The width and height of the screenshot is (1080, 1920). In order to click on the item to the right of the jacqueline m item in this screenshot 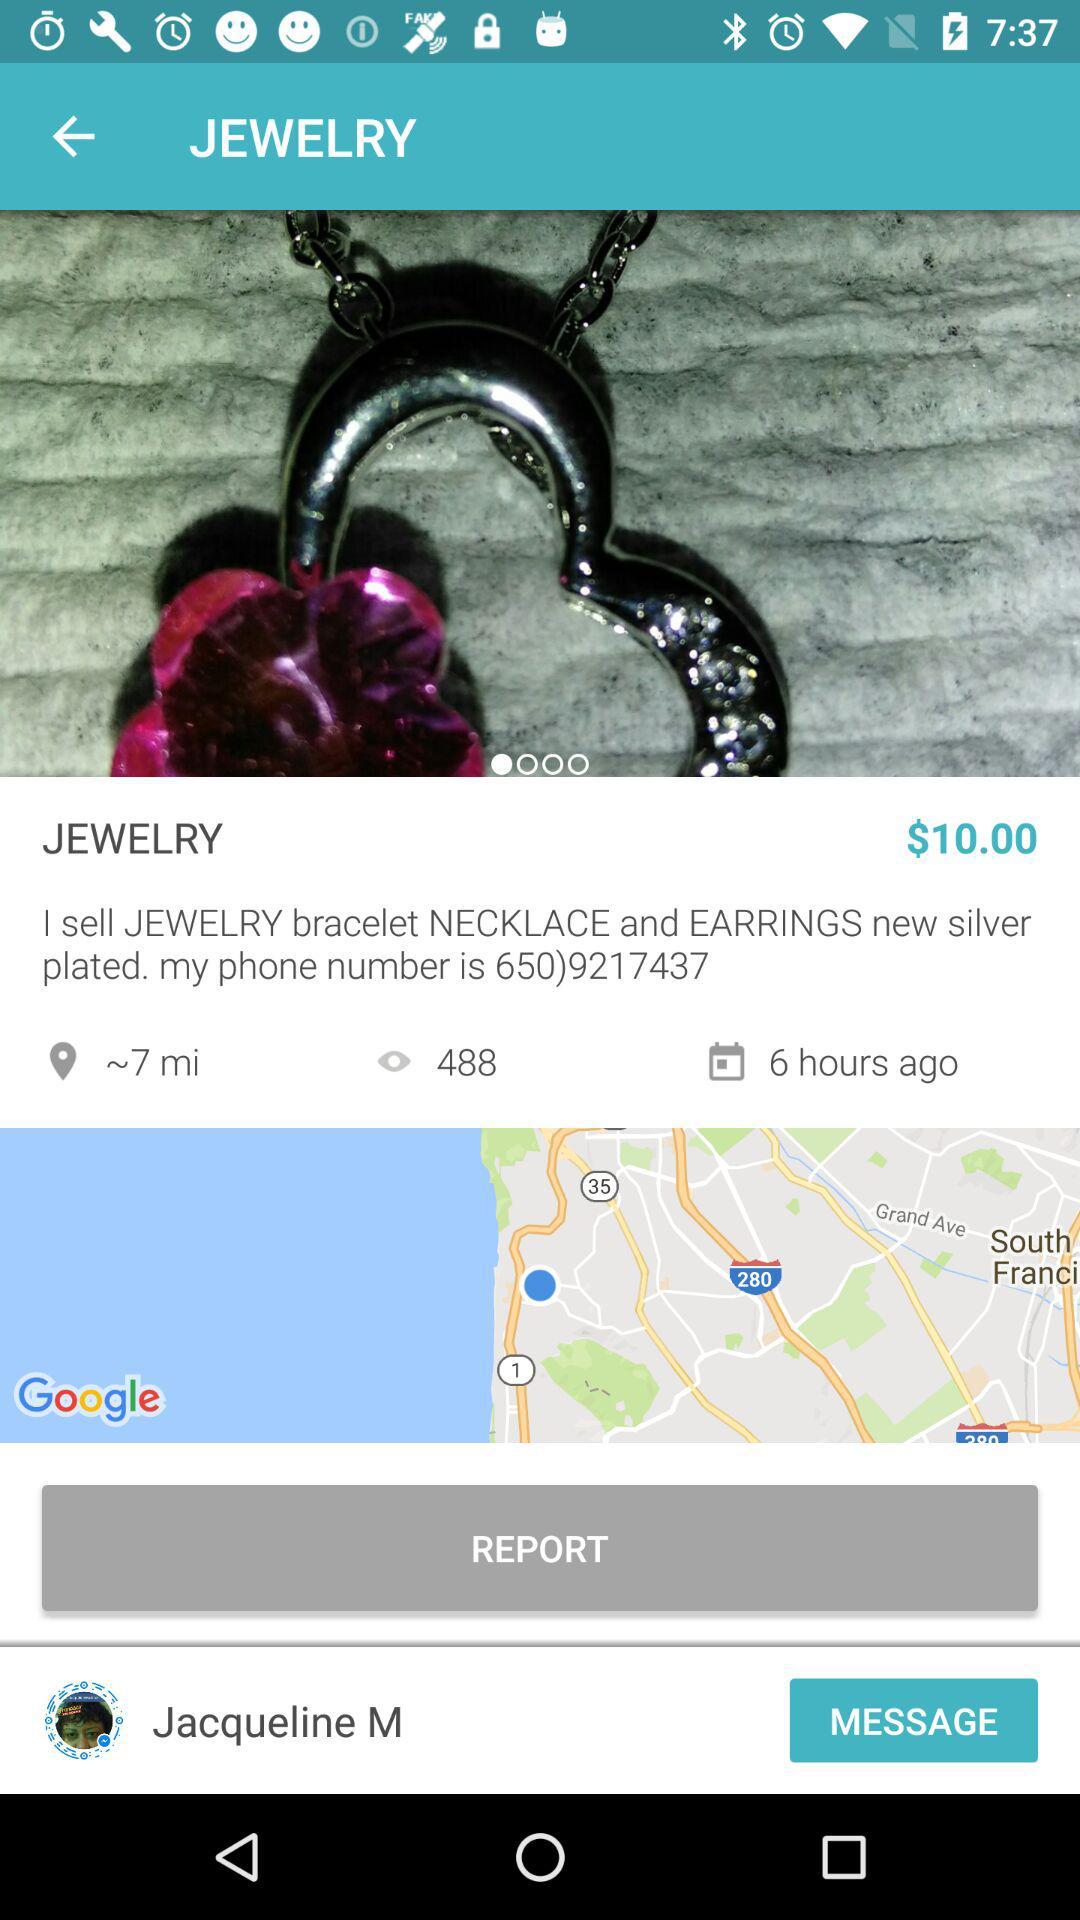, I will do `click(913, 1719)`.